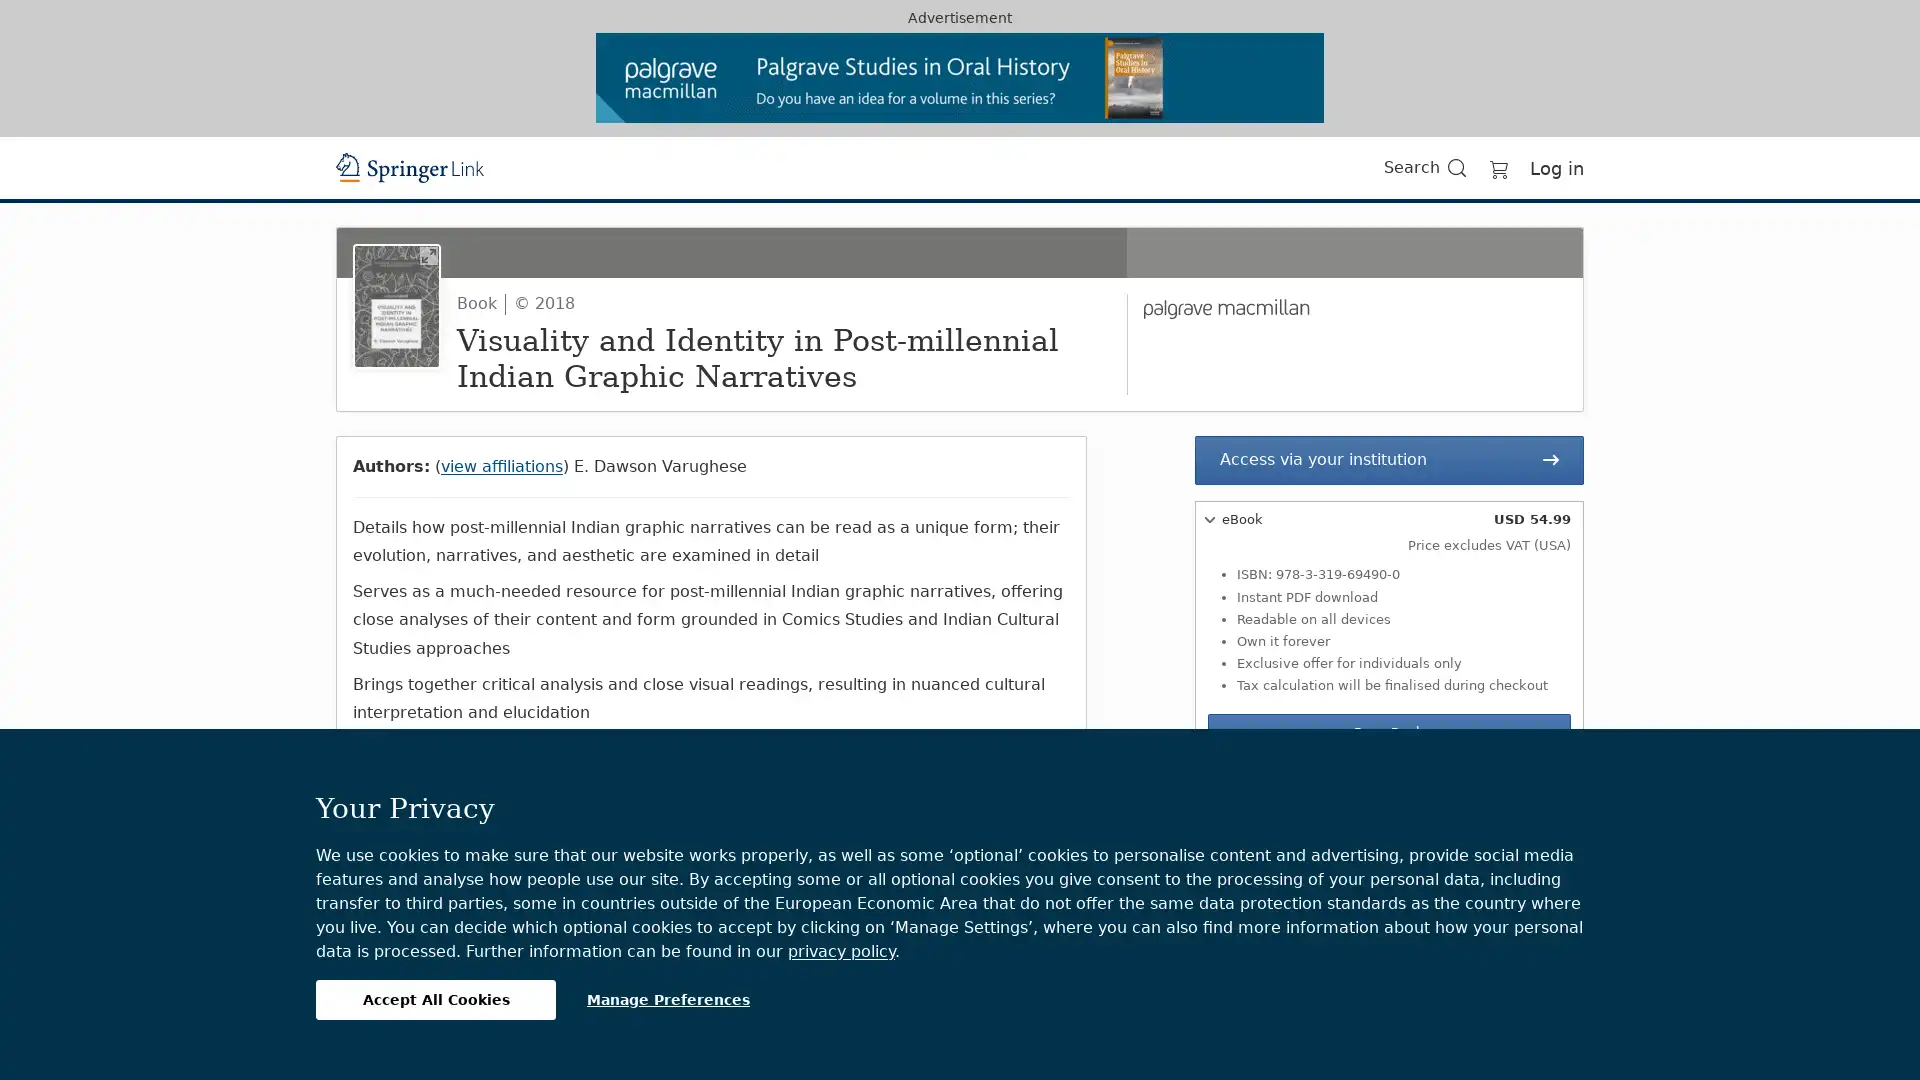 The height and width of the screenshot is (1080, 1920). I want to click on Manage Preferences, so click(668, 999).